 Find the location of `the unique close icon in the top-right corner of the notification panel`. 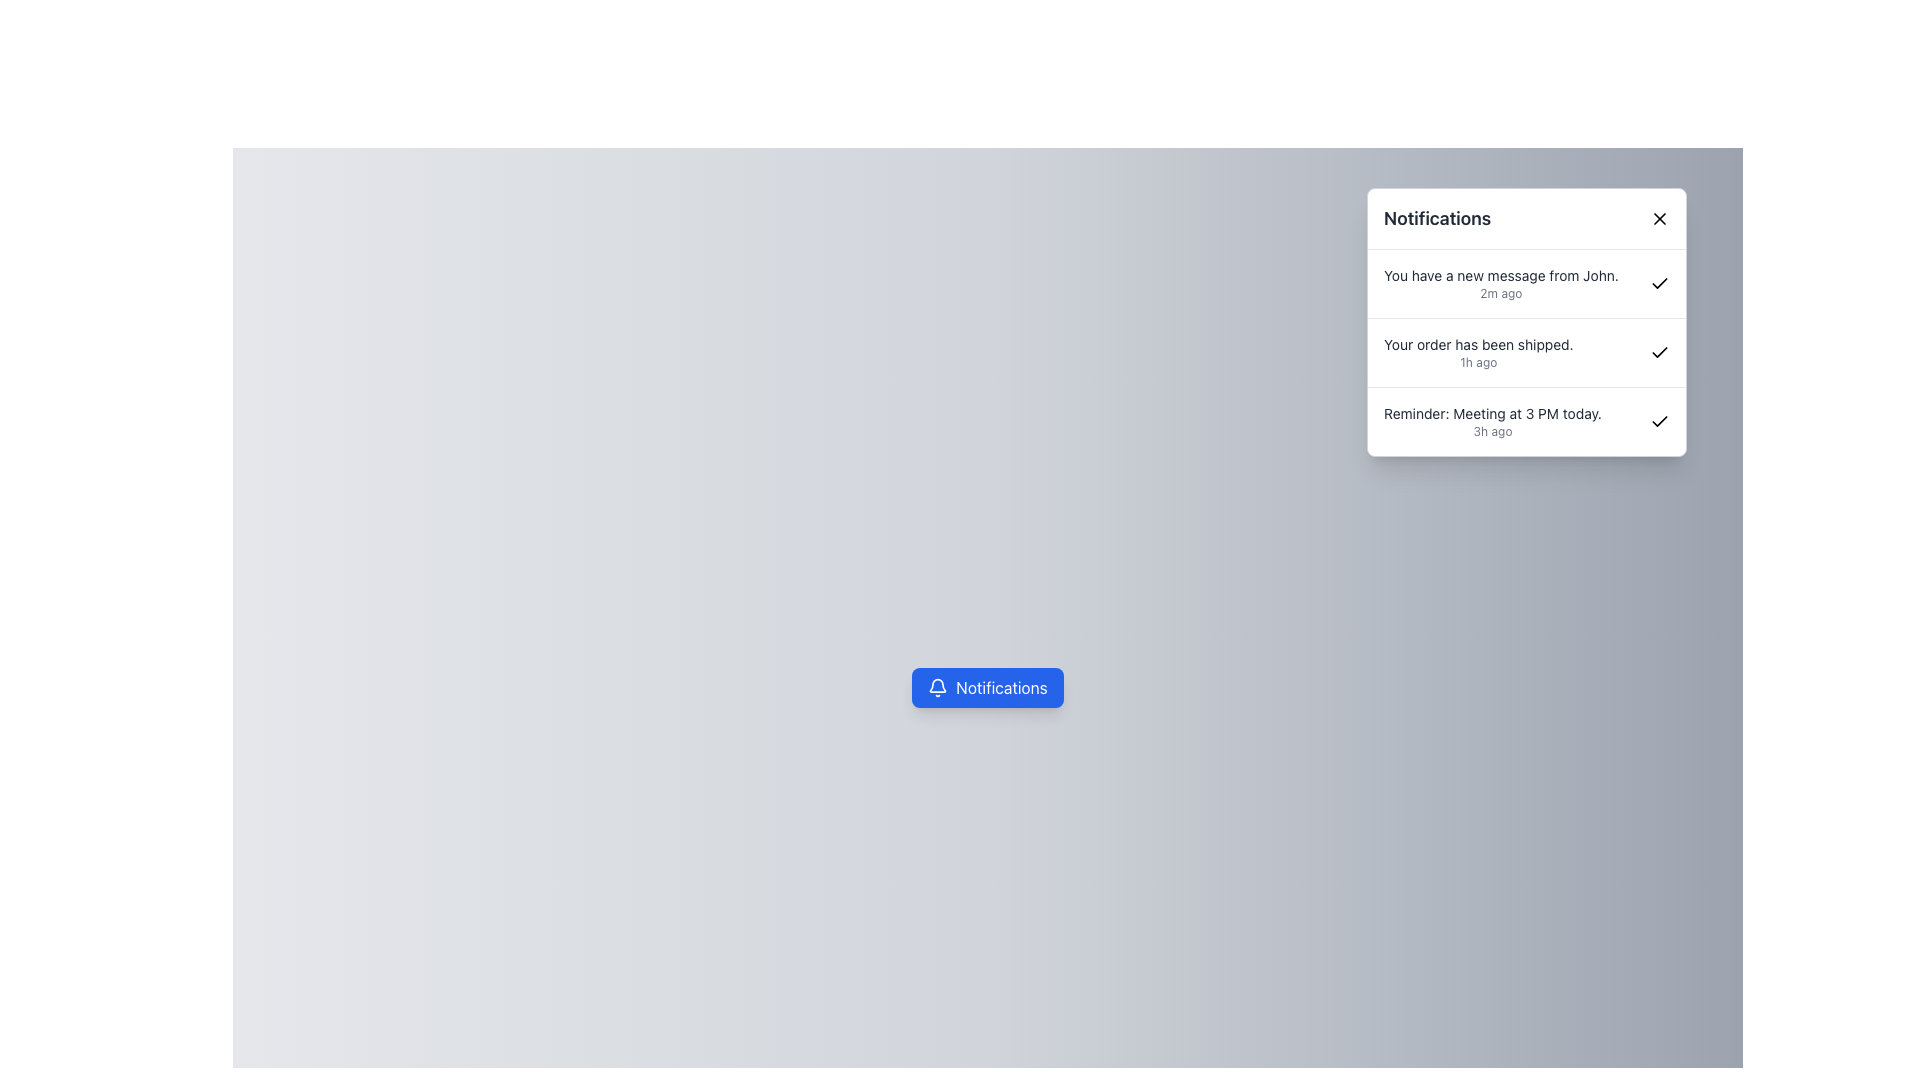

the unique close icon in the top-right corner of the notification panel is located at coordinates (1660, 219).